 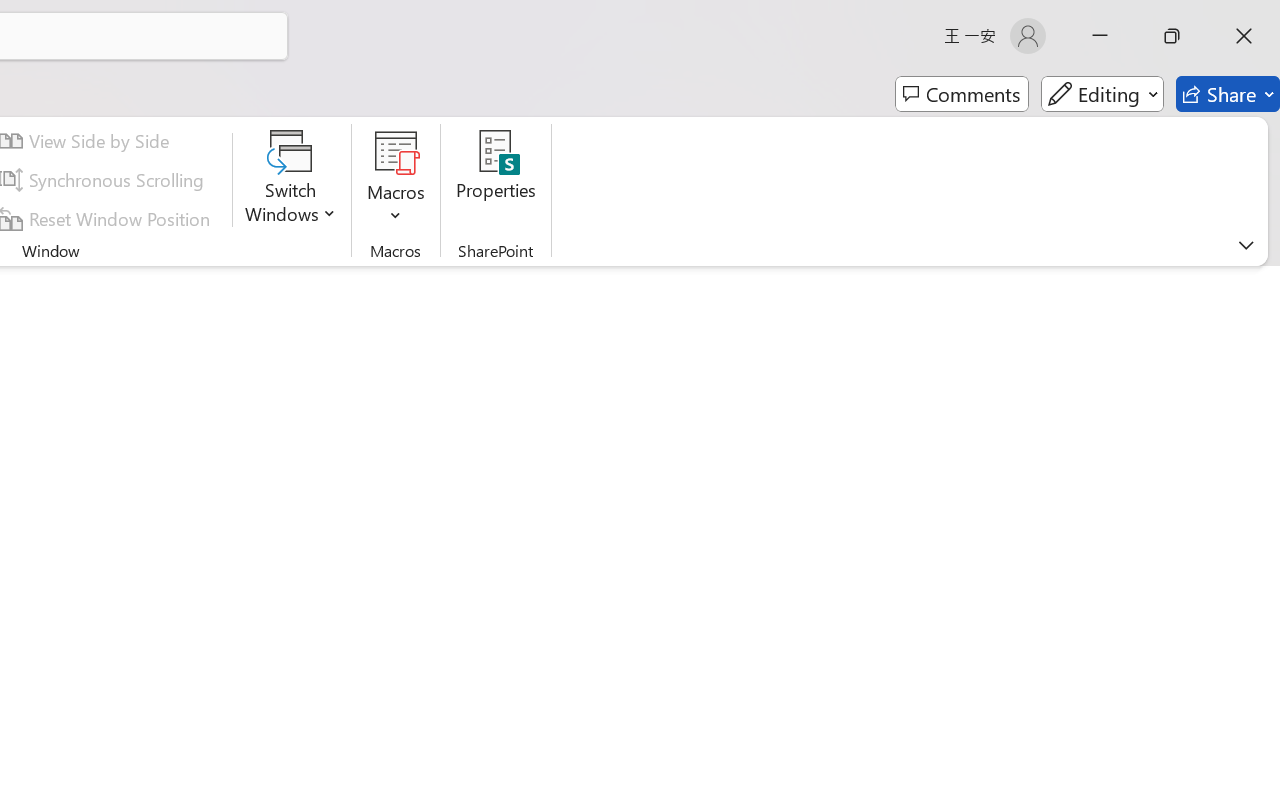 I want to click on 'Ribbon Display Options', so click(x=1245, y=244).